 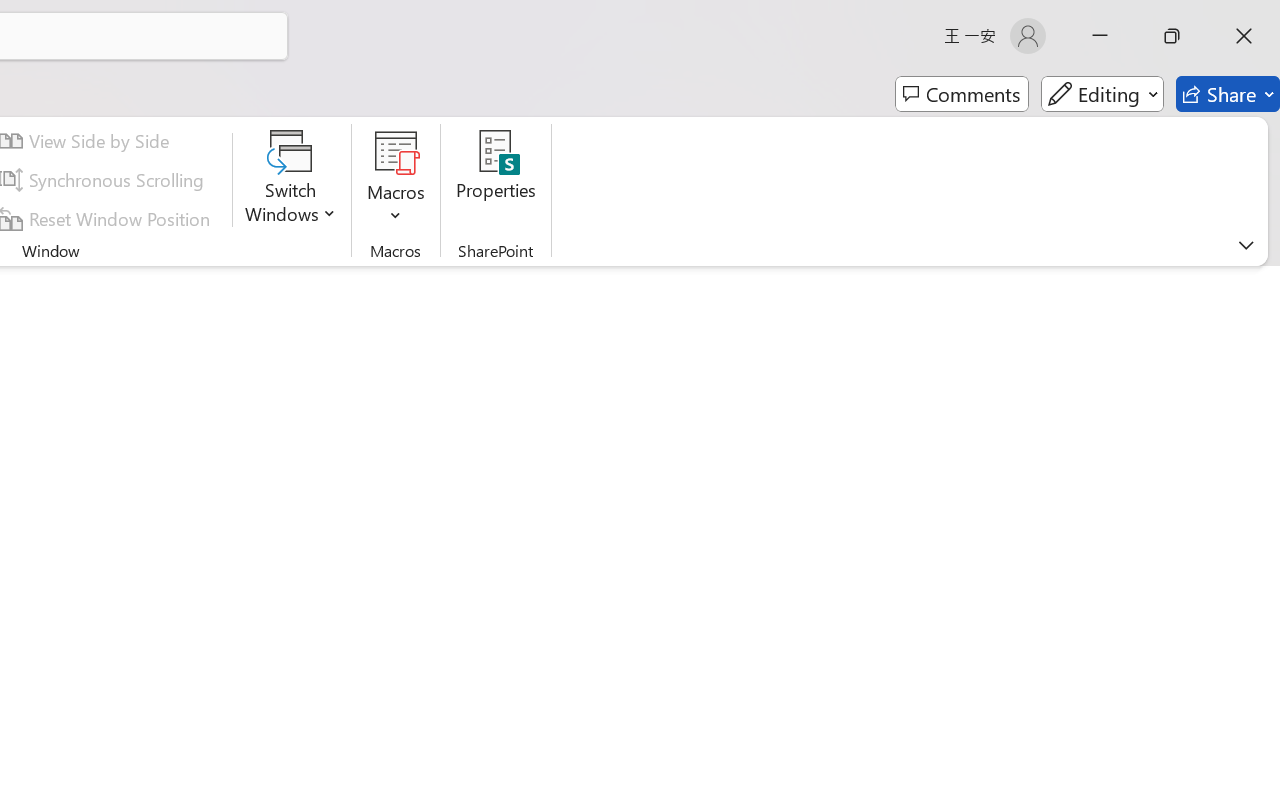 I want to click on 'Ribbon Display Options', so click(x=1245, y=244).